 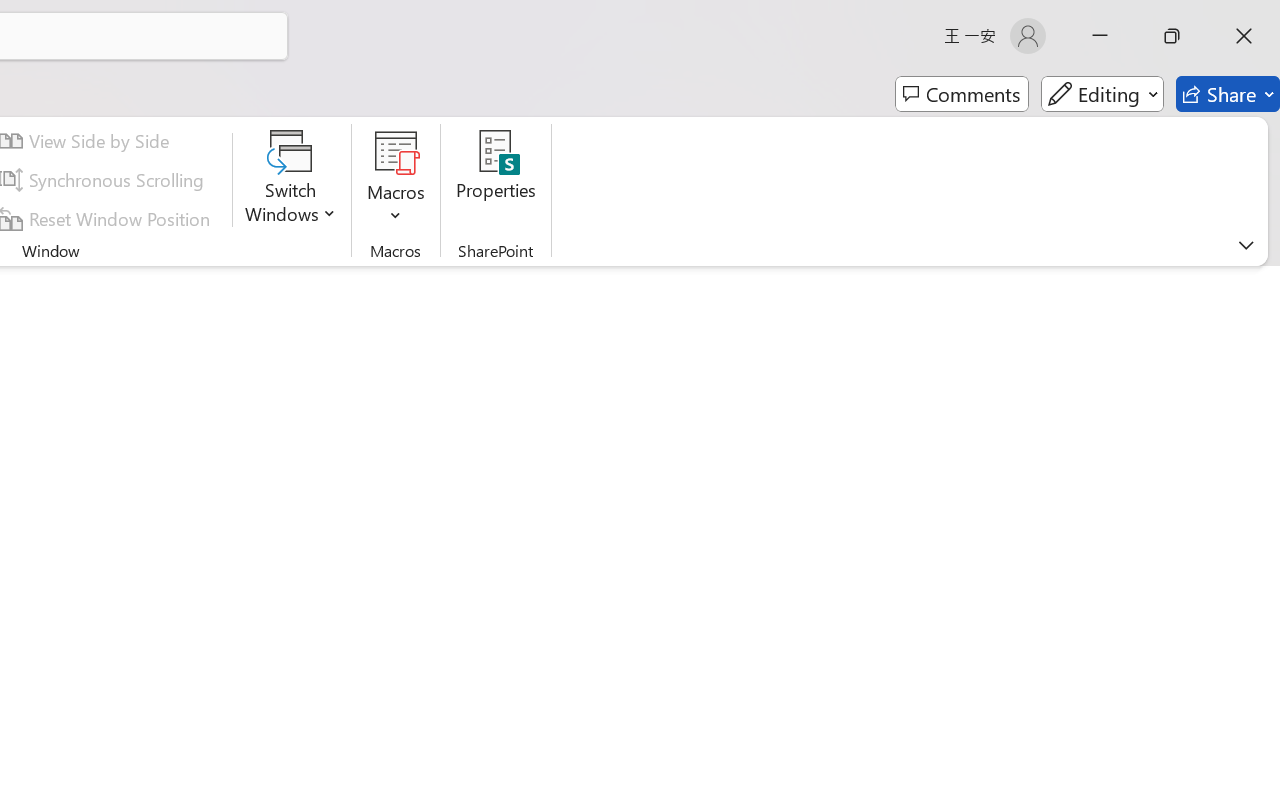 I want to click on 'Ribbon Display Options', so click(x=1245, y=244).